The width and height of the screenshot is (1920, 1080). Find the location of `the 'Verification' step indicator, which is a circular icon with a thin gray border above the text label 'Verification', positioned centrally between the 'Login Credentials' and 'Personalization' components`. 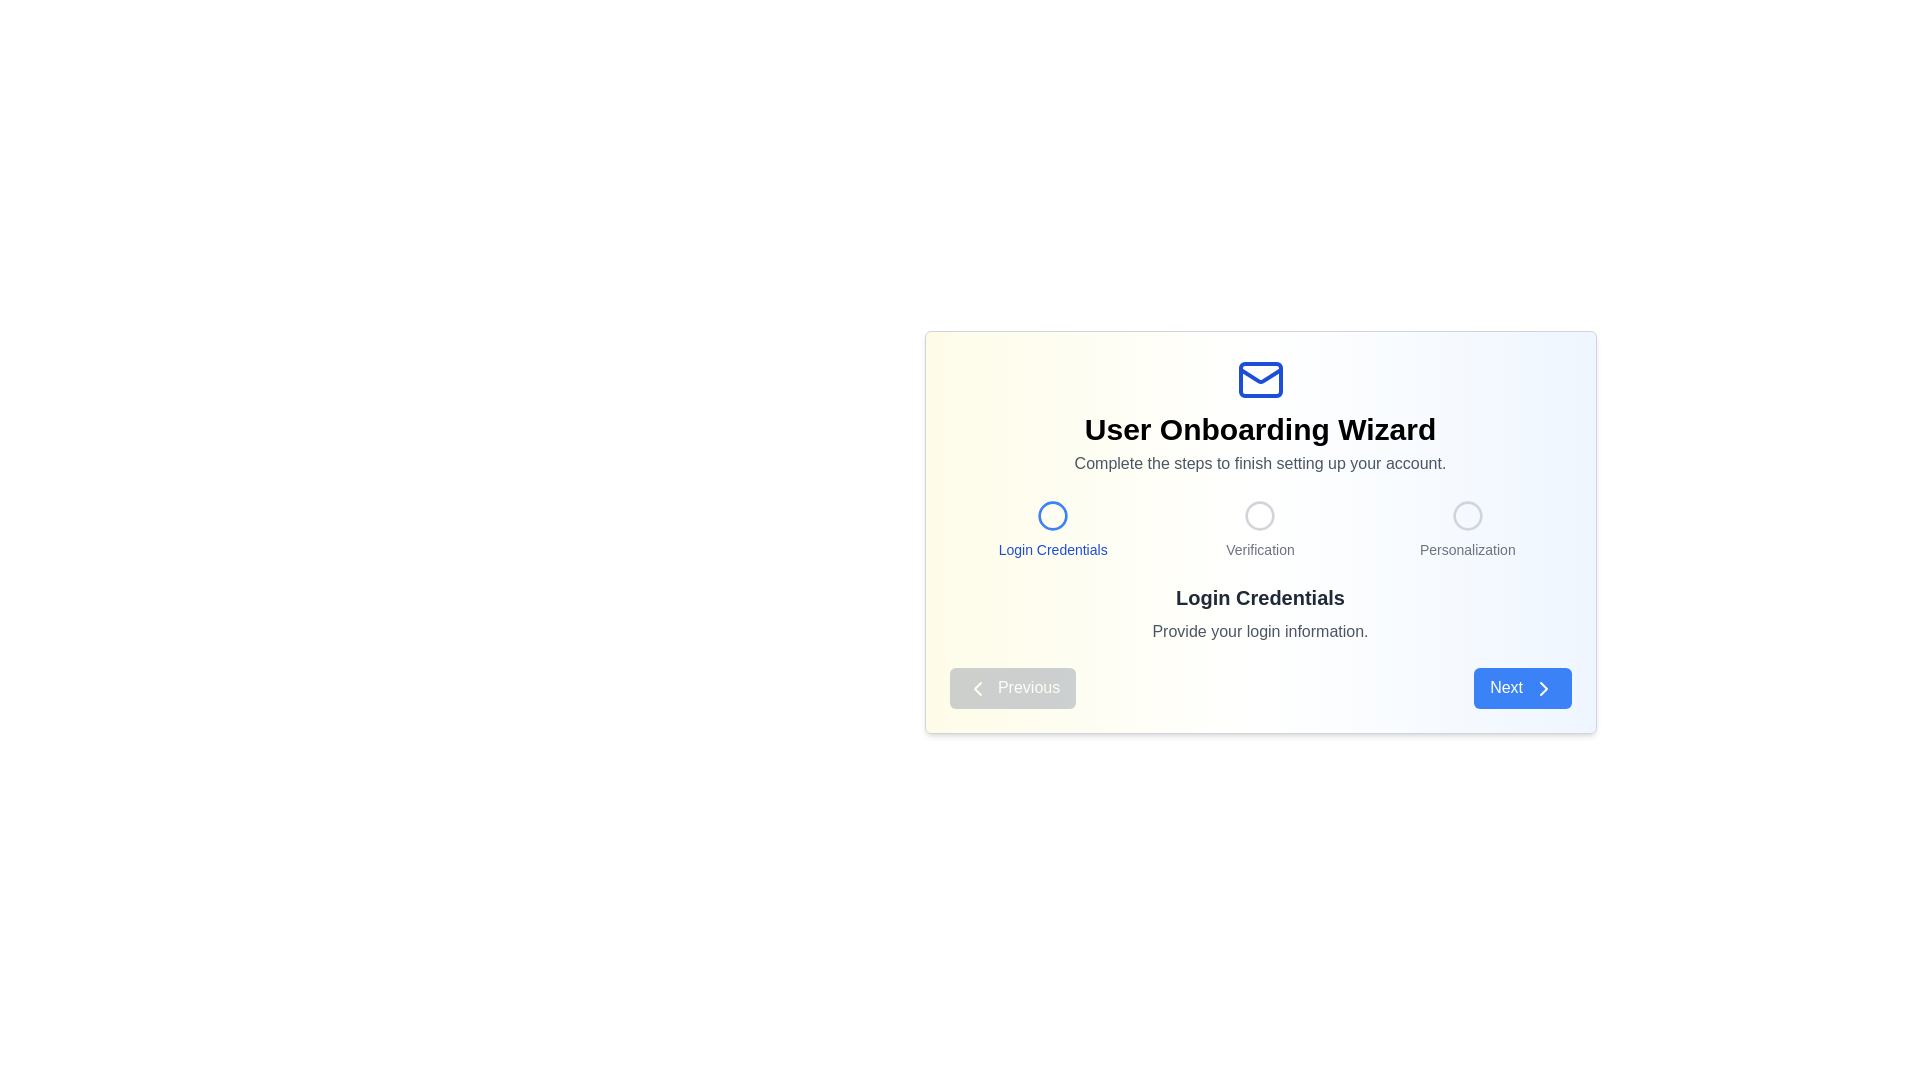

the 'Verification' step indicator, which is a circular icon with a thin gray border above the text label 'Verification', positioned centrally between the 'Login Credentials' and 'Personalization' components is located at coordinates (1259, 528).